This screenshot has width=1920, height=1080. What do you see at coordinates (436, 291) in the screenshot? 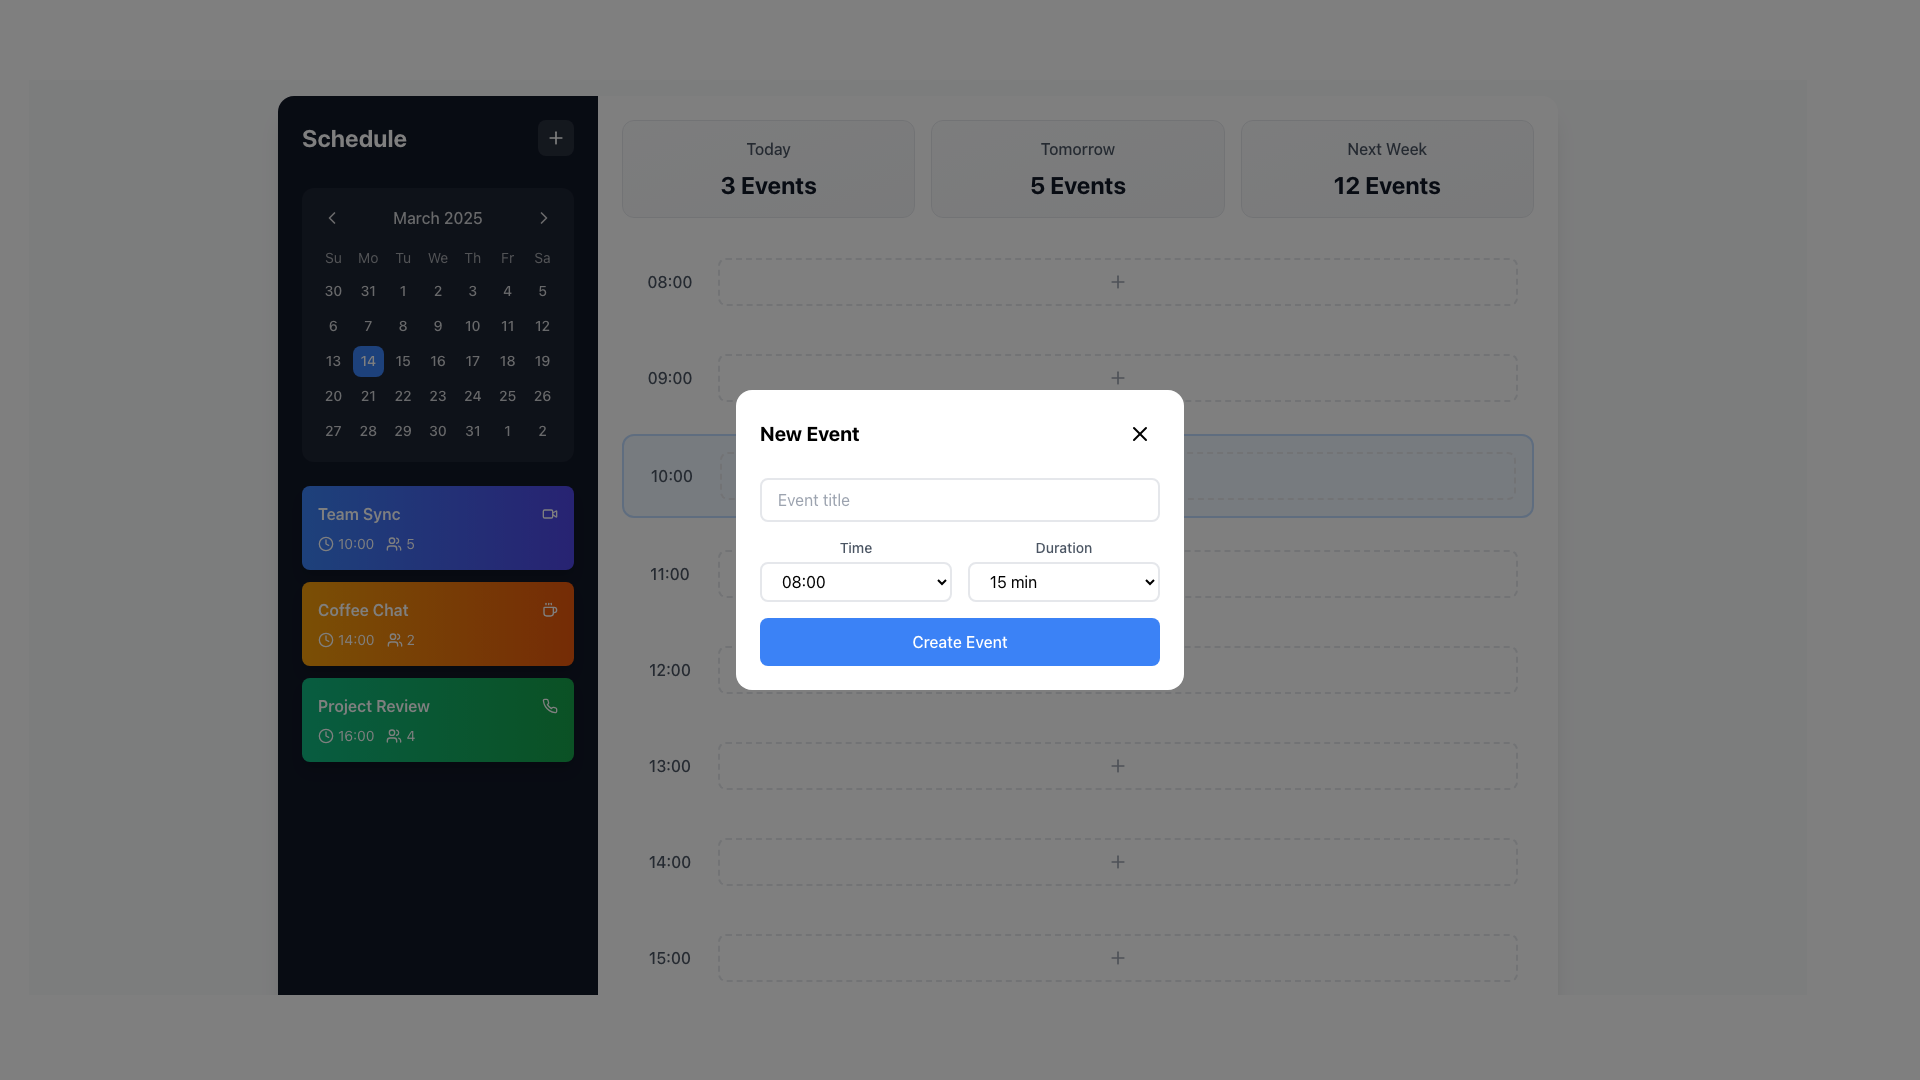
I see `the button representing March 2nd, 2025, in the calendar` at bounding box center [436, 291].